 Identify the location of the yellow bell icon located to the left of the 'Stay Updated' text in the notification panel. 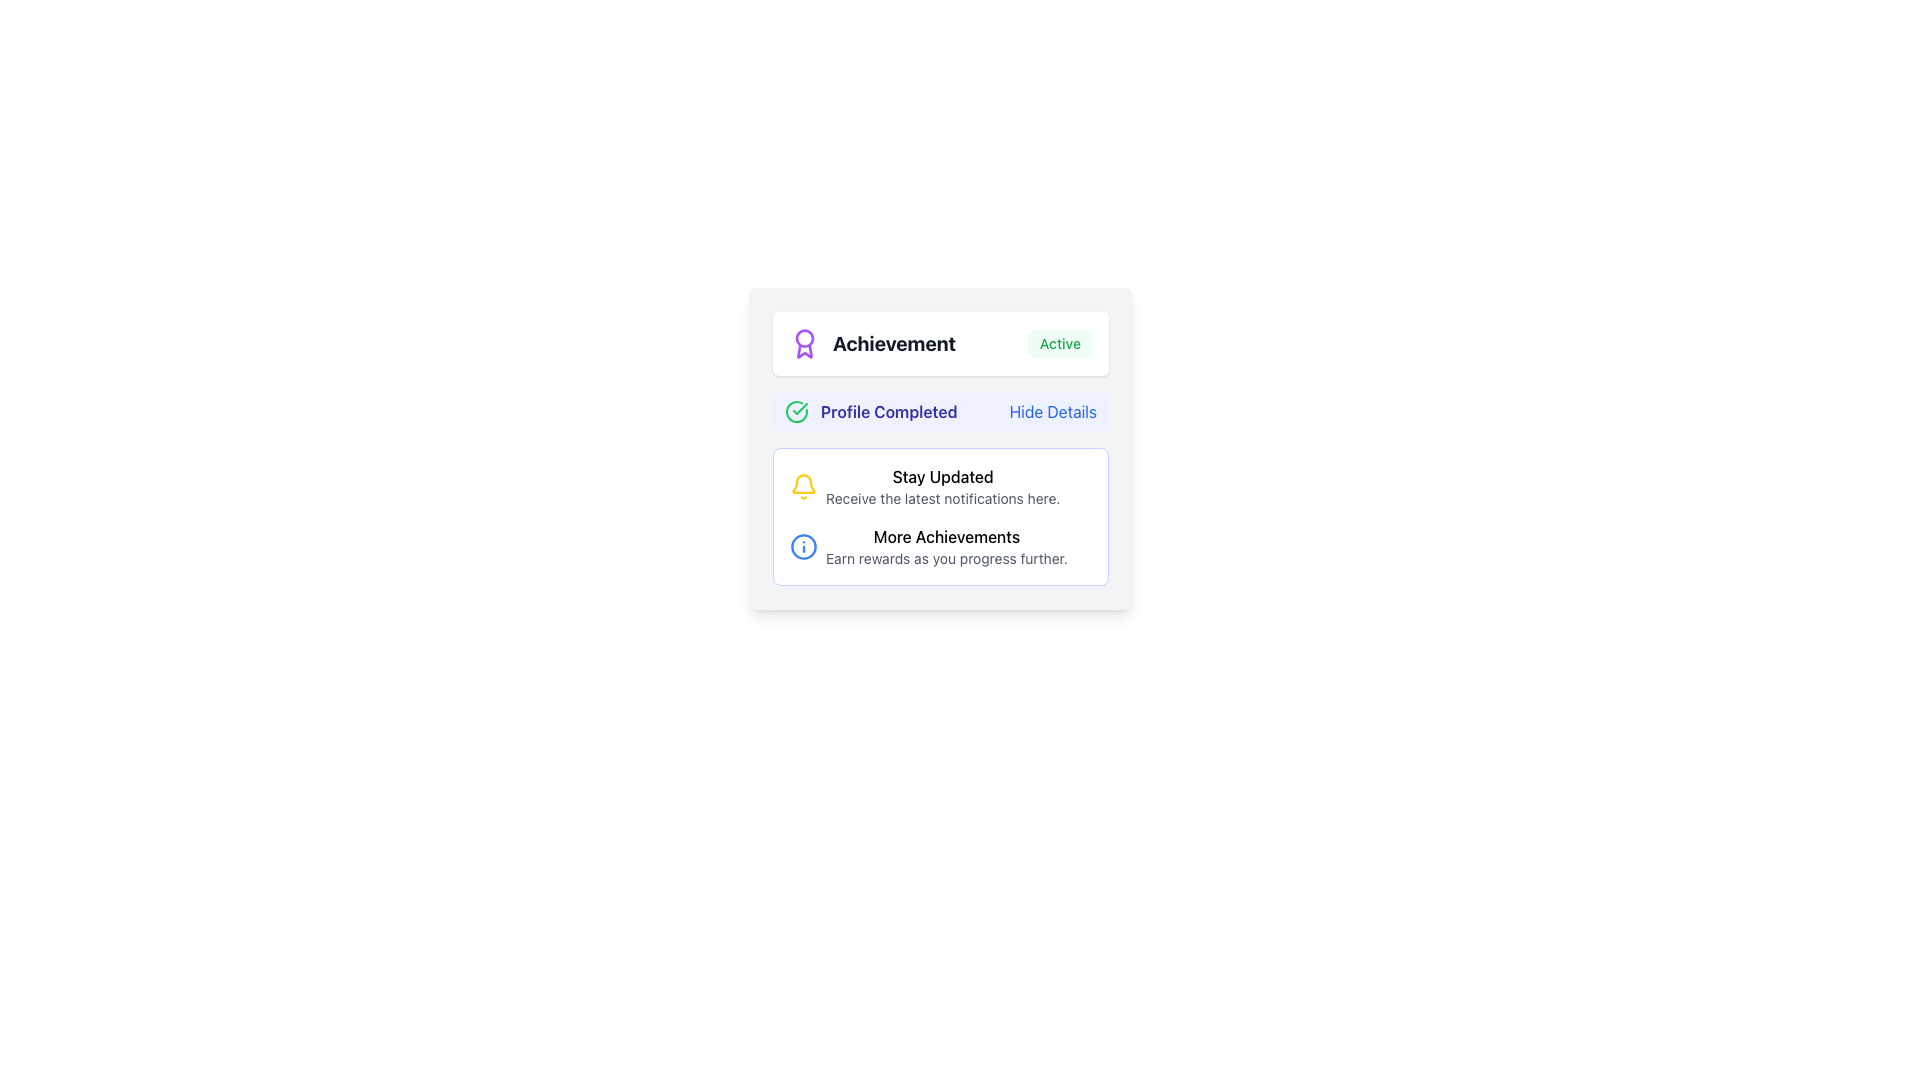
(804, 486).